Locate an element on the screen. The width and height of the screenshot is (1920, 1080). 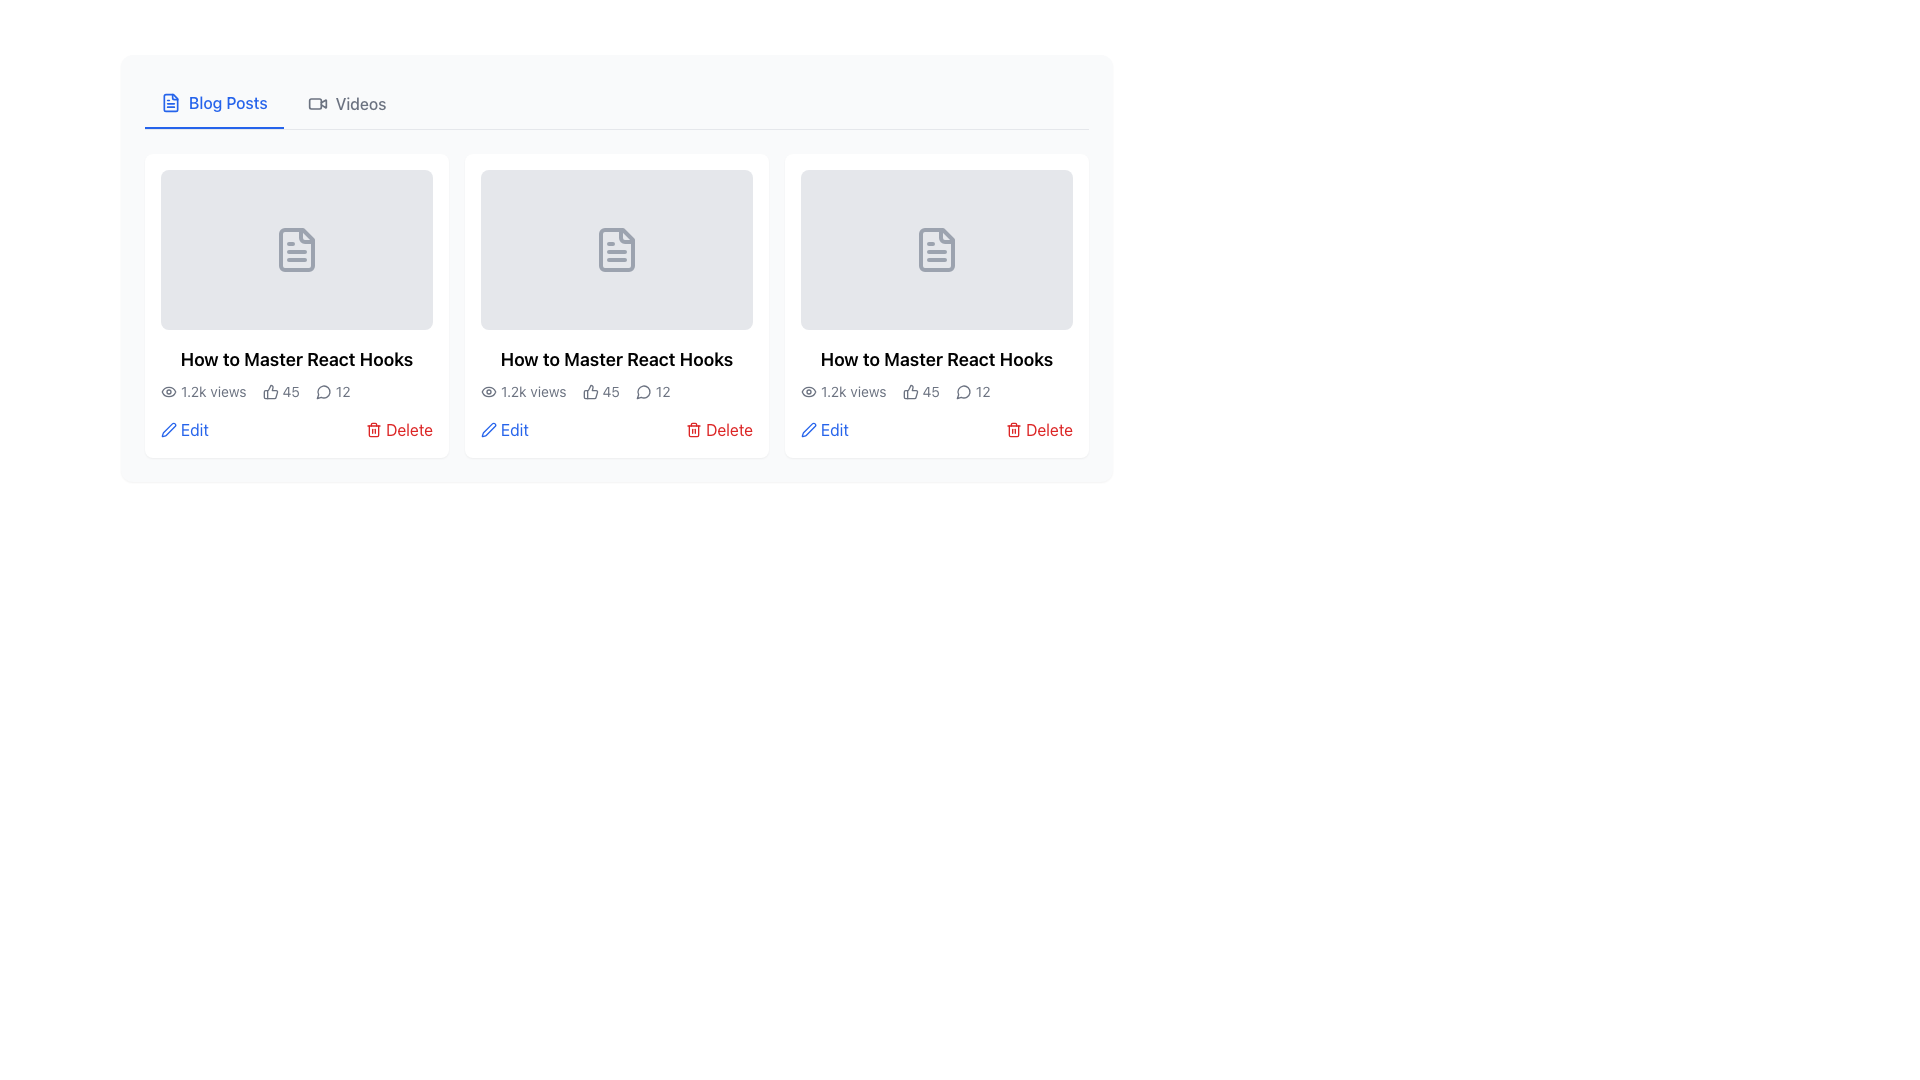
the comment icon located below the blog post card, which is the last icon in a row of three, positioned to the right of the thumbs-up icon and to the left of the numeric text '12' is located at coordinates (643, 392).